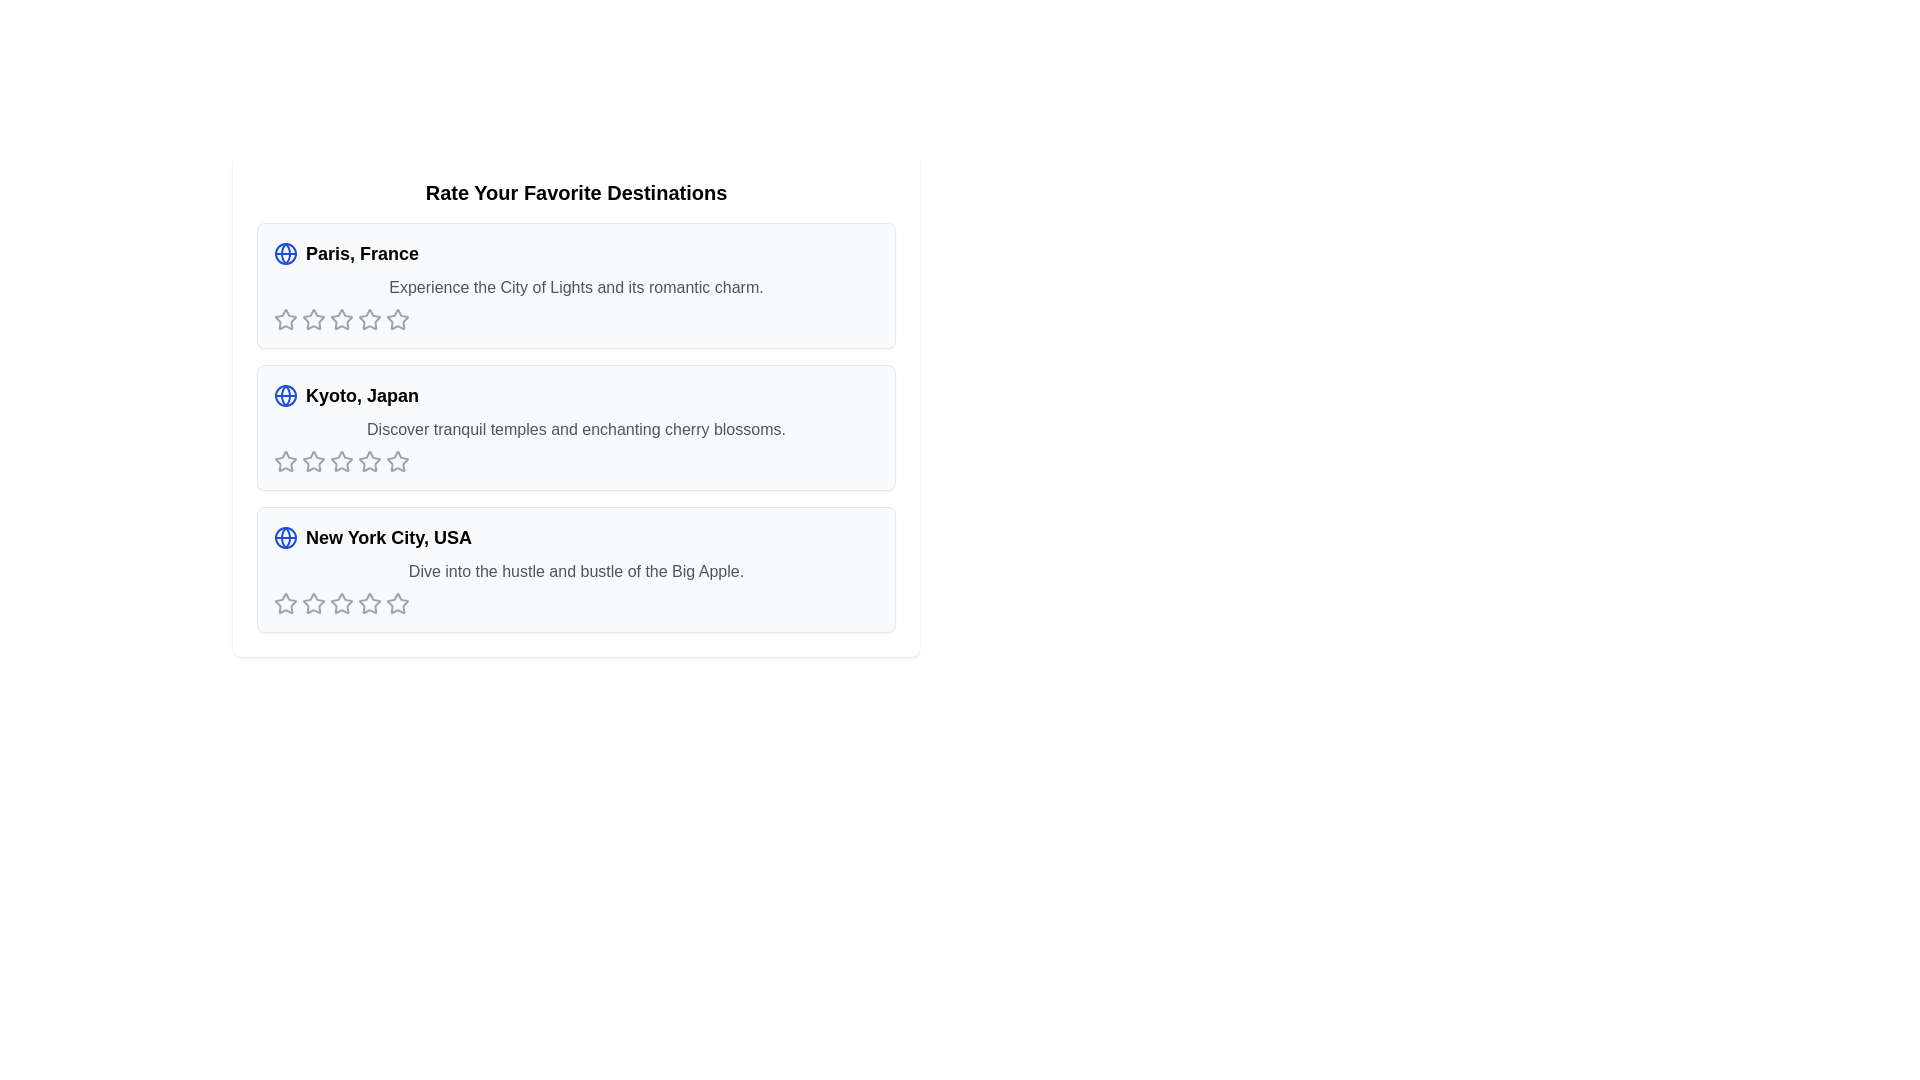 Image resolution: width=1920 pixels, height=1080 pixels. I want to click on the blue globe icon located next to the text 'Kyoto, Japan' in the list under 'Rate Your Favorite Destinations', so click(285, 396).